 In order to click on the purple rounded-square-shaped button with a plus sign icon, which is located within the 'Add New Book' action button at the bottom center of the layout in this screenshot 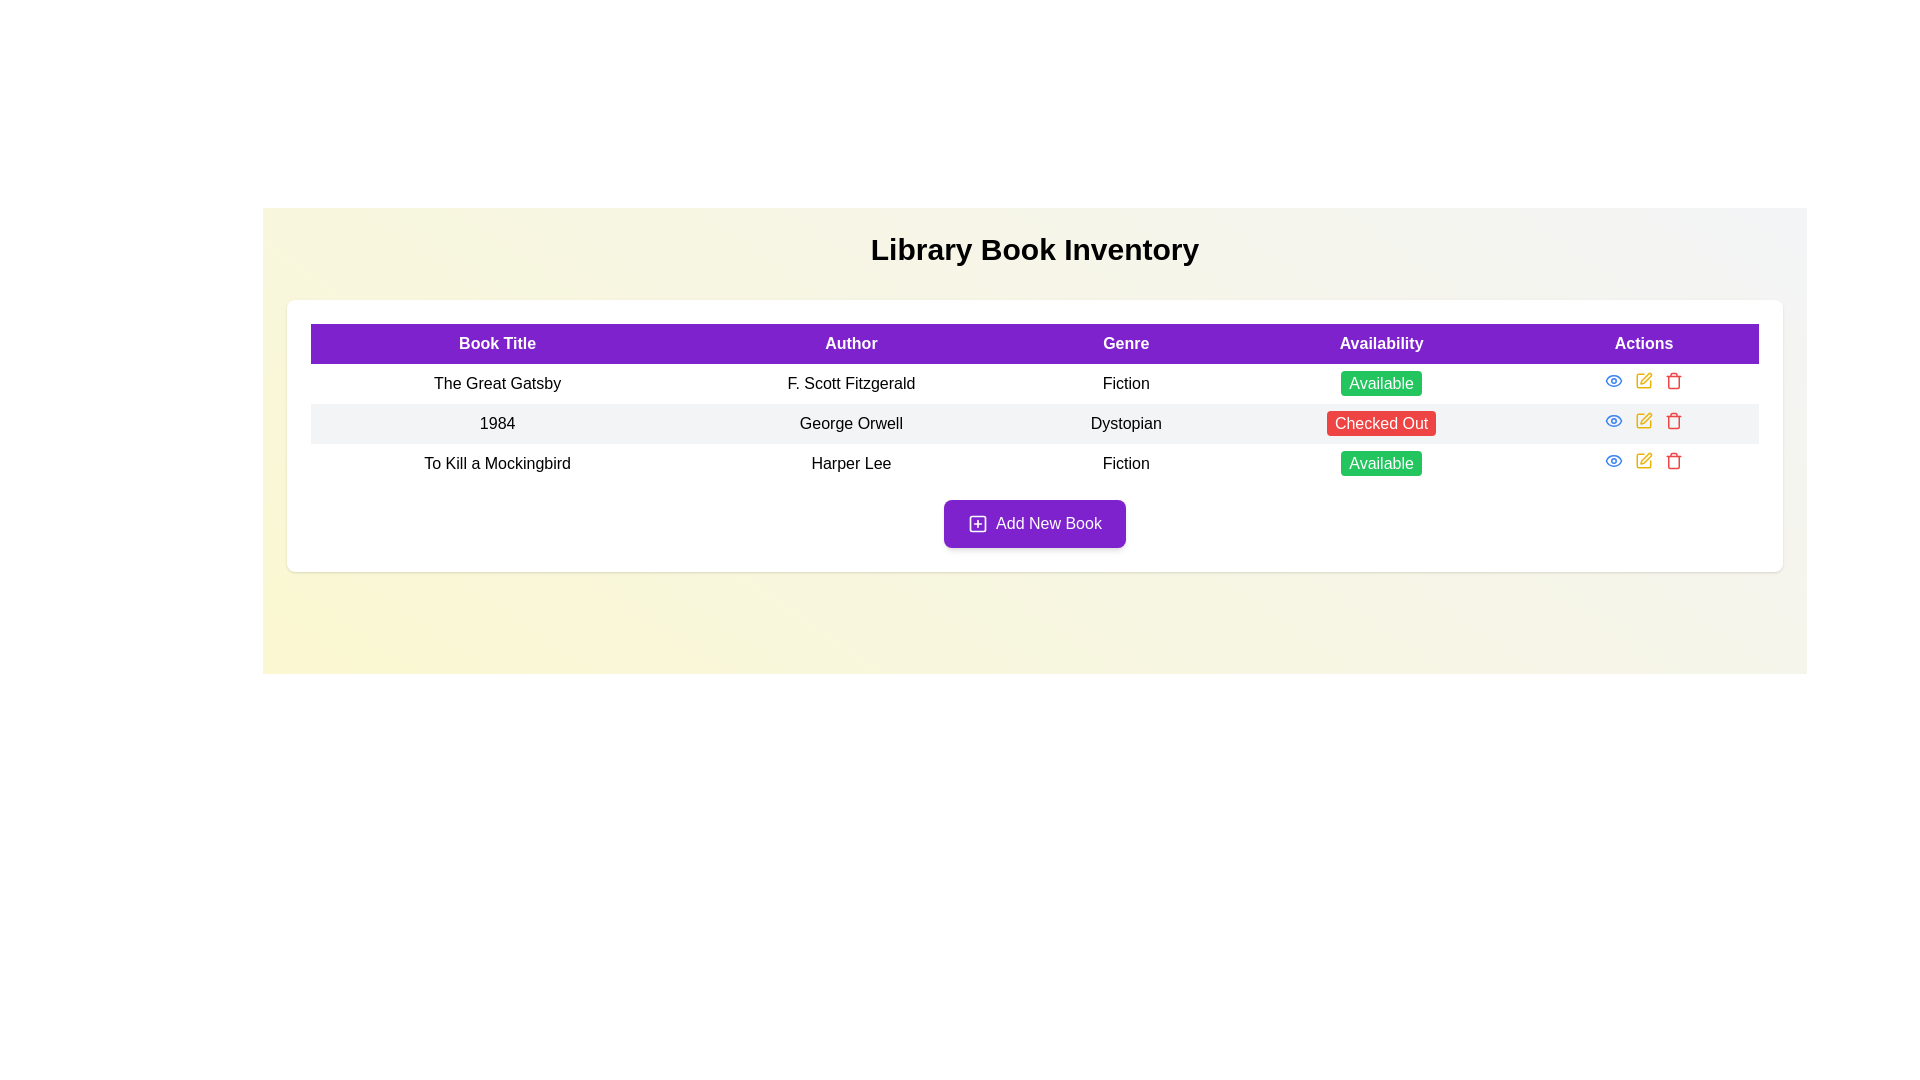, I will do `click(978, 523)`.